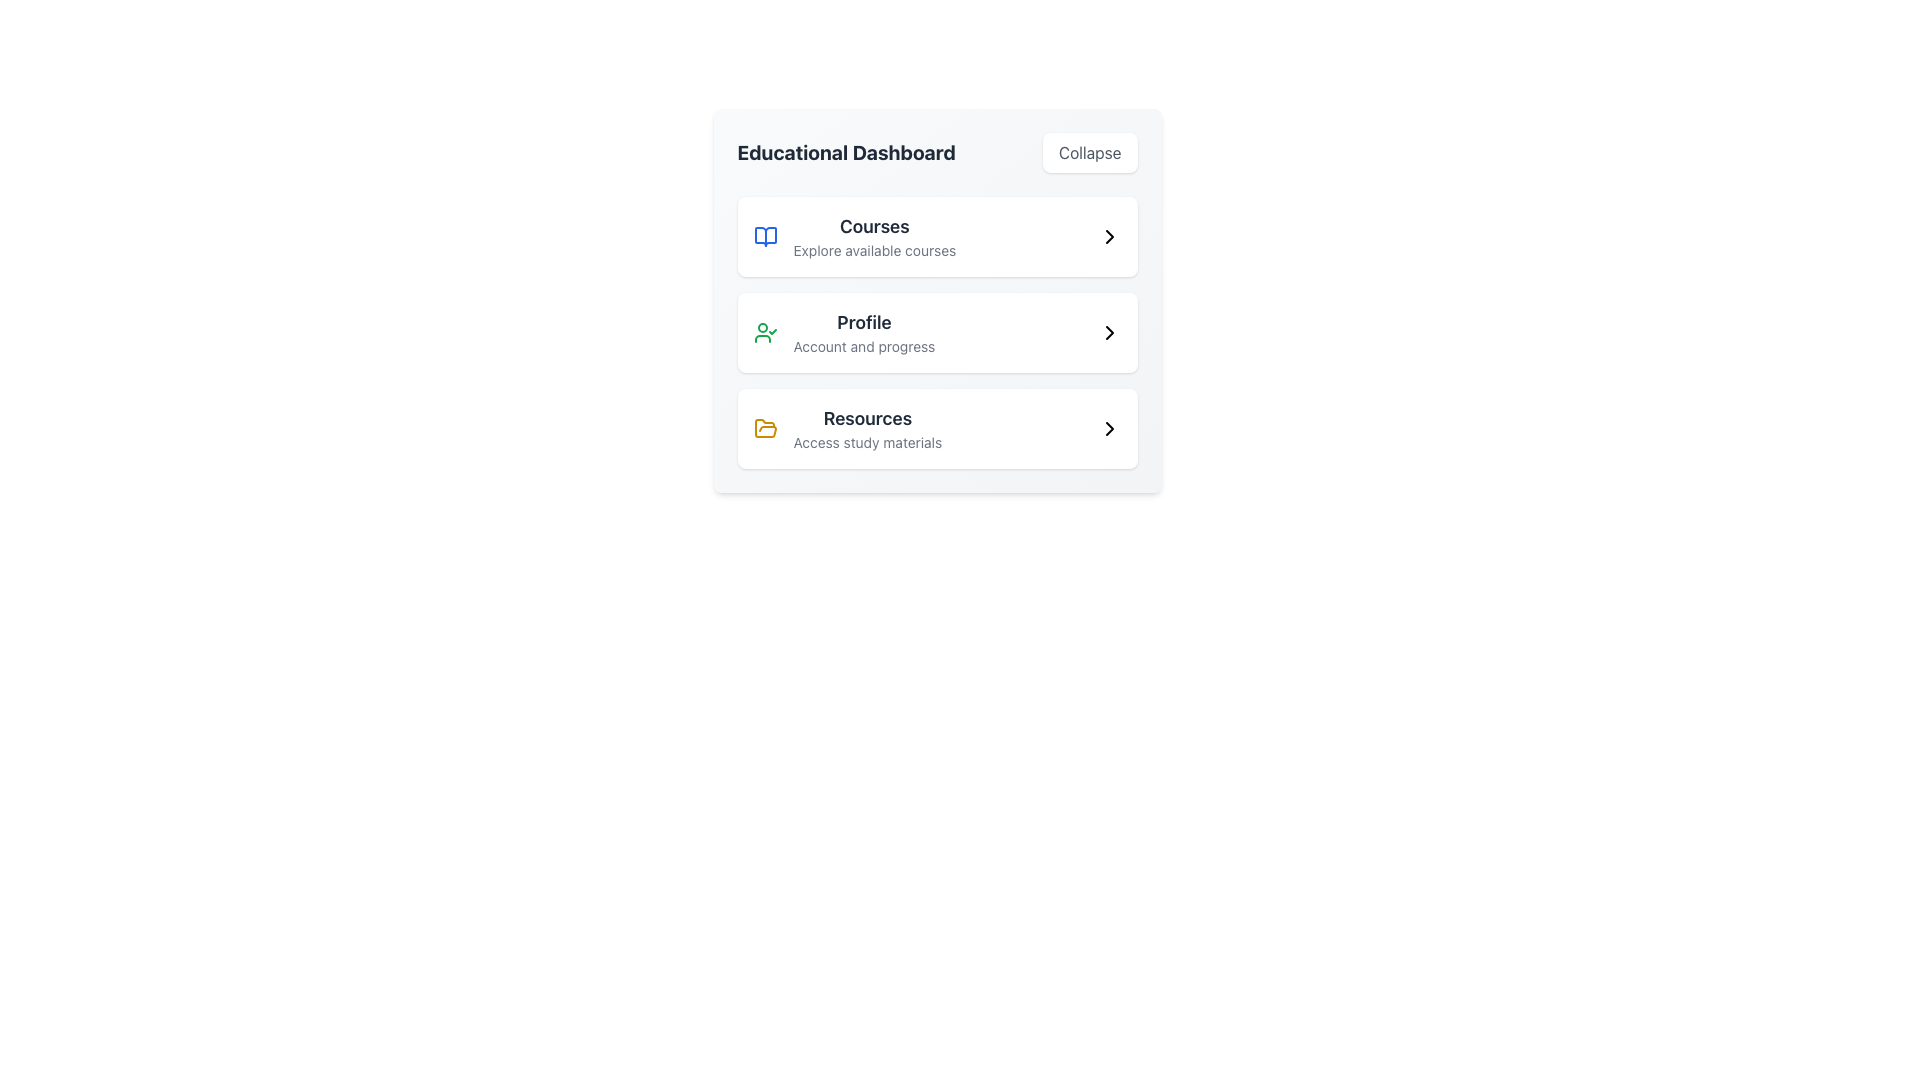 The image size is (1920, 1080). I want to click on the 'Profile' textual label with heading and subtitle, so click(864, 331).